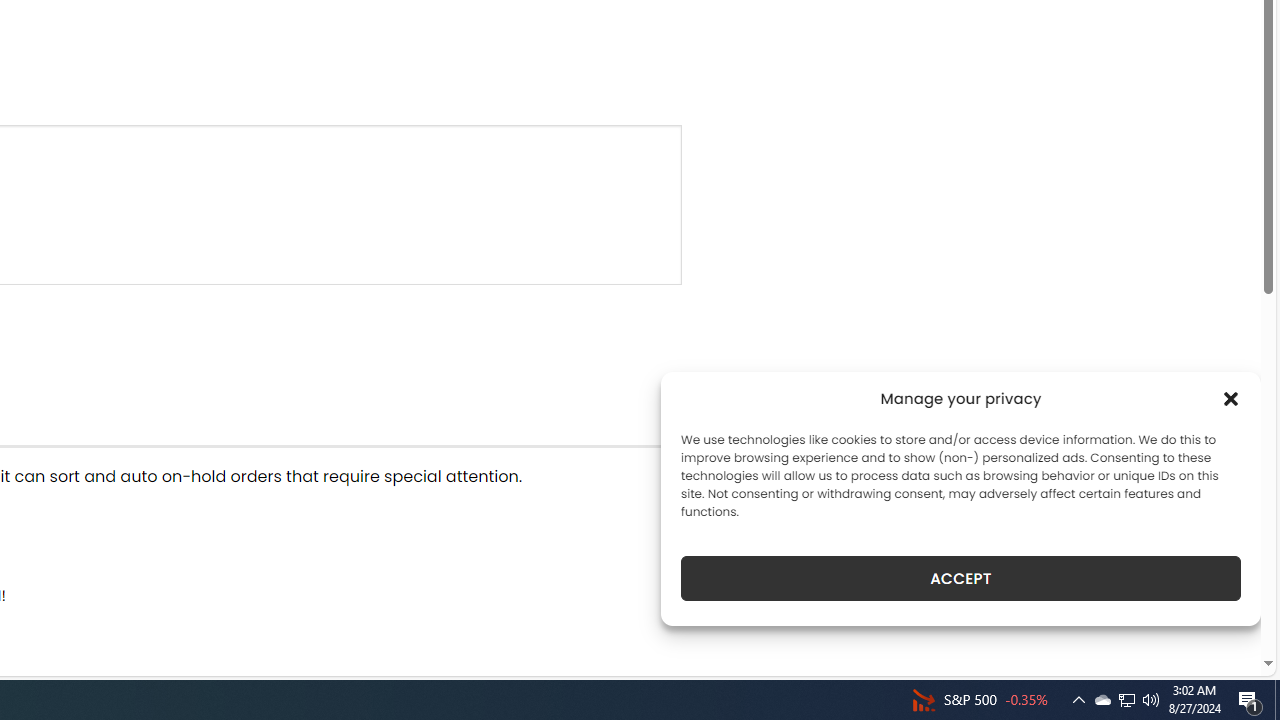 This screenshot has height=720, width=1280. Describe the element at coordinates (961, 578) in the screenshot. I see `'ACCEPT'` at that location.